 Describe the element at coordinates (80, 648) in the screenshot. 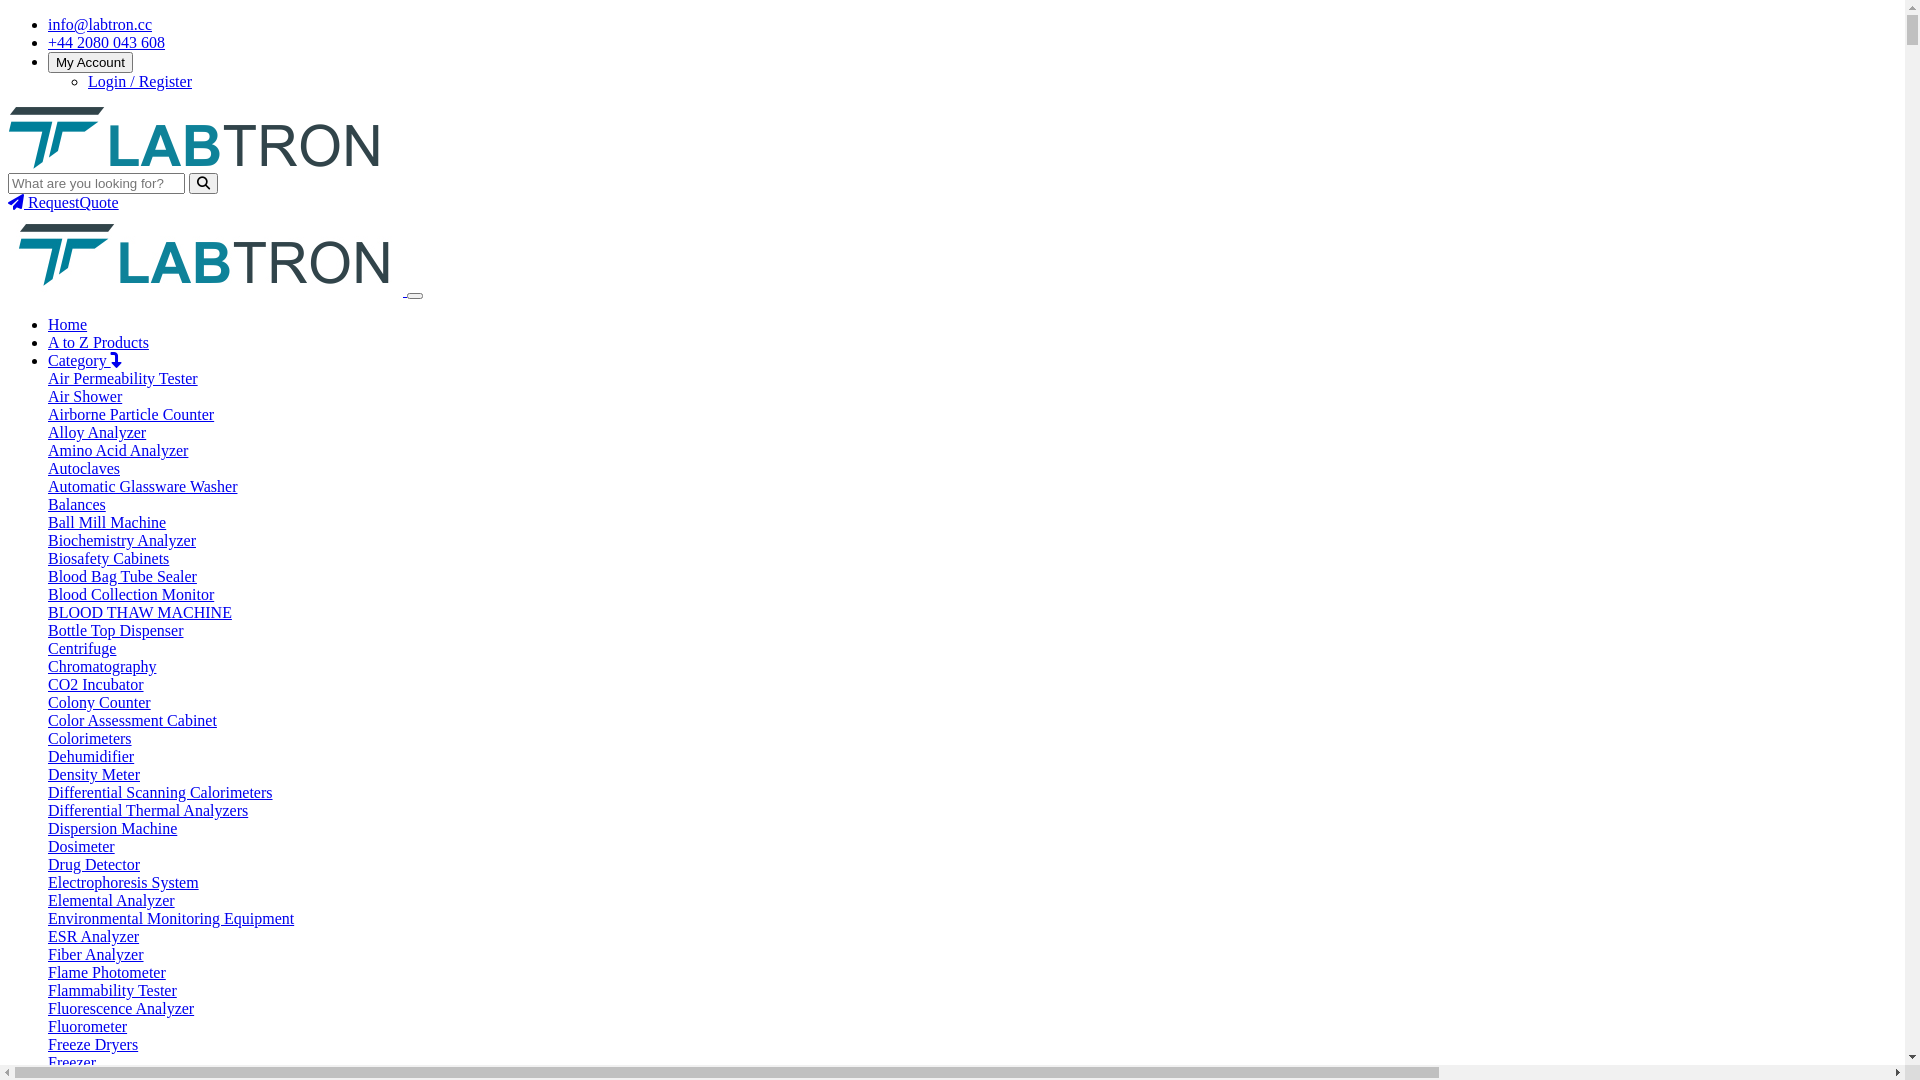

I see `'Centrifuge'` at that location.